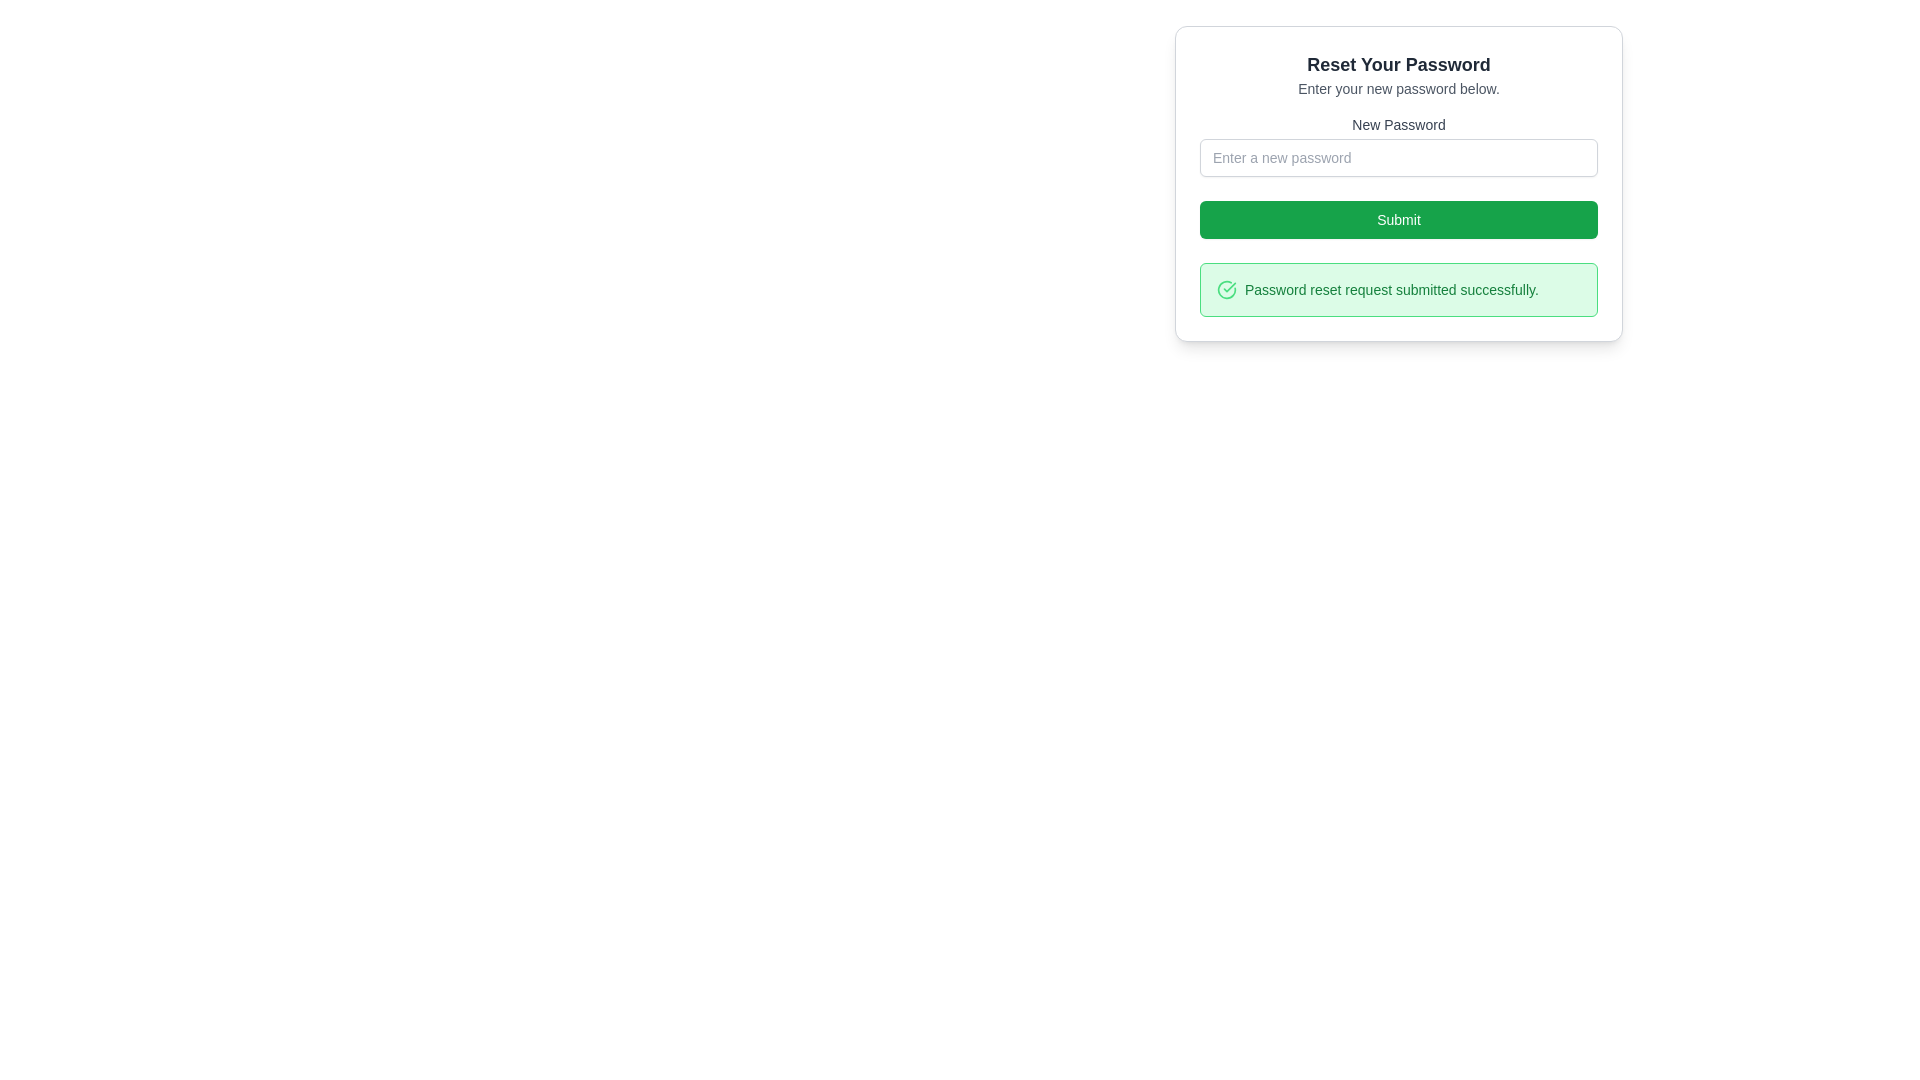 The height and width of the screenshot is (1080, 1920). What do you see at coordinates (1226, 289) in the screenshot?
I see `the green circular icon with a check mark inside, which is located to the left of the success message 'Password reset request submitted successfully.'` at bounding box center [1226, 289].